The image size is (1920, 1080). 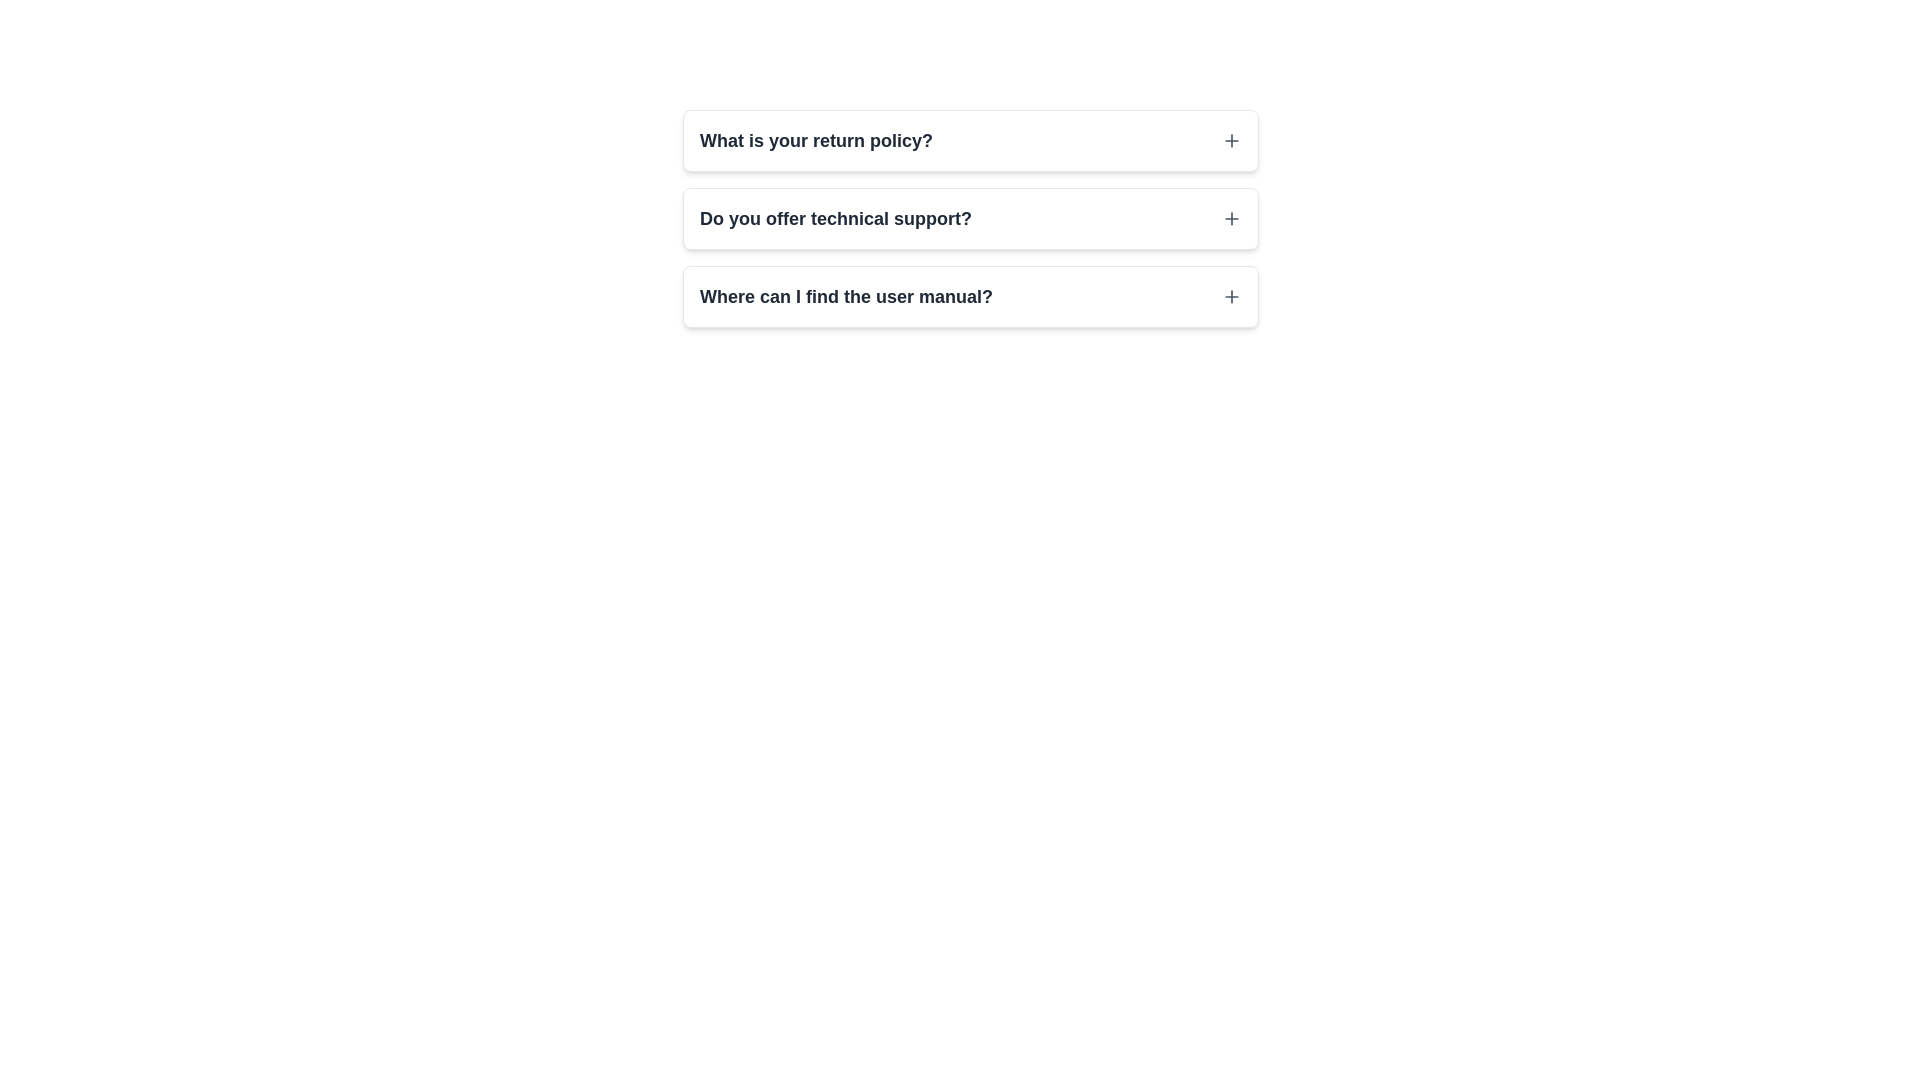 What do you see at coordinates (970, 297) in the screenshot?
I see `the third collapsible menu item in the vertical list that reveals information about 'Where can I find the user manual?'` at bounding box center [970, 297].